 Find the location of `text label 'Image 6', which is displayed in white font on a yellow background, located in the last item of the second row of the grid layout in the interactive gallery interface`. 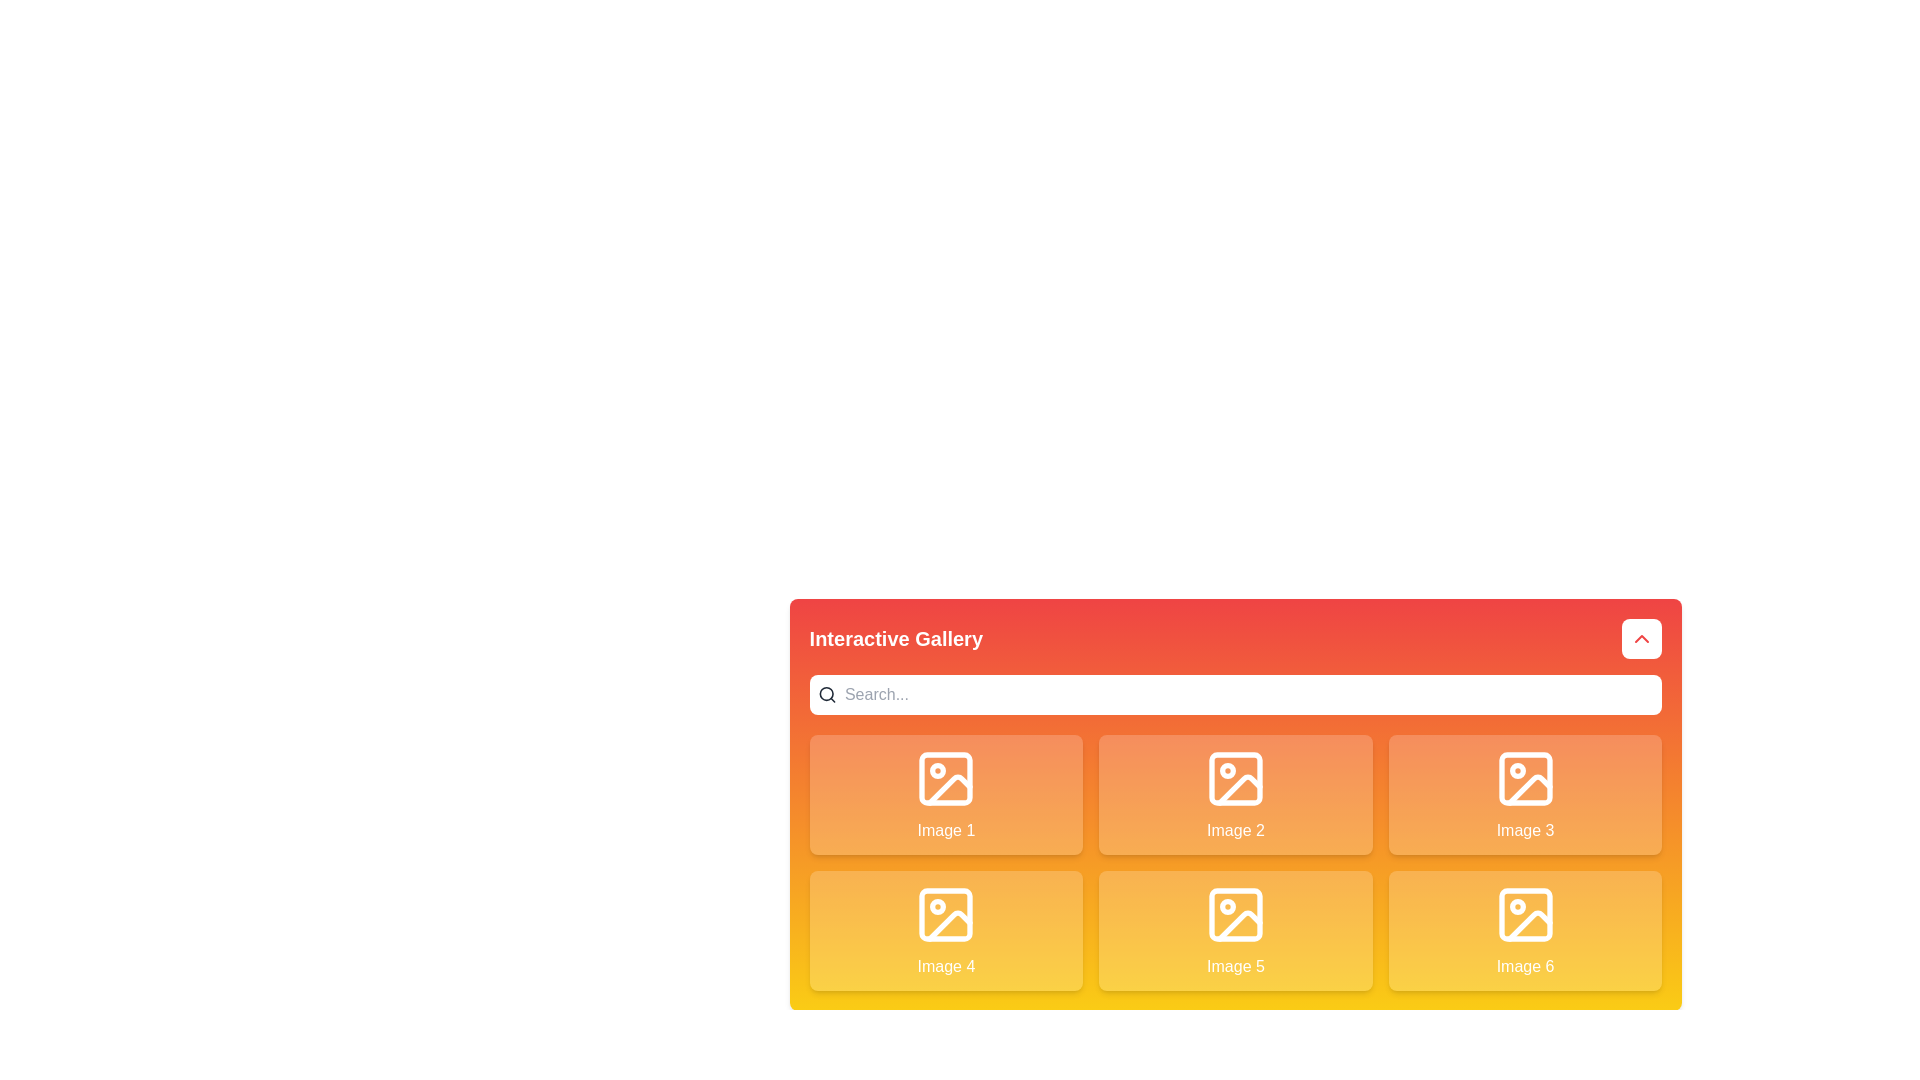

text label 'Image 6', which is displayed in white font on a yellow background, located in the last item of the second row of the grid layout in the interactive gallery interface is located at coordinates (1524, 966).